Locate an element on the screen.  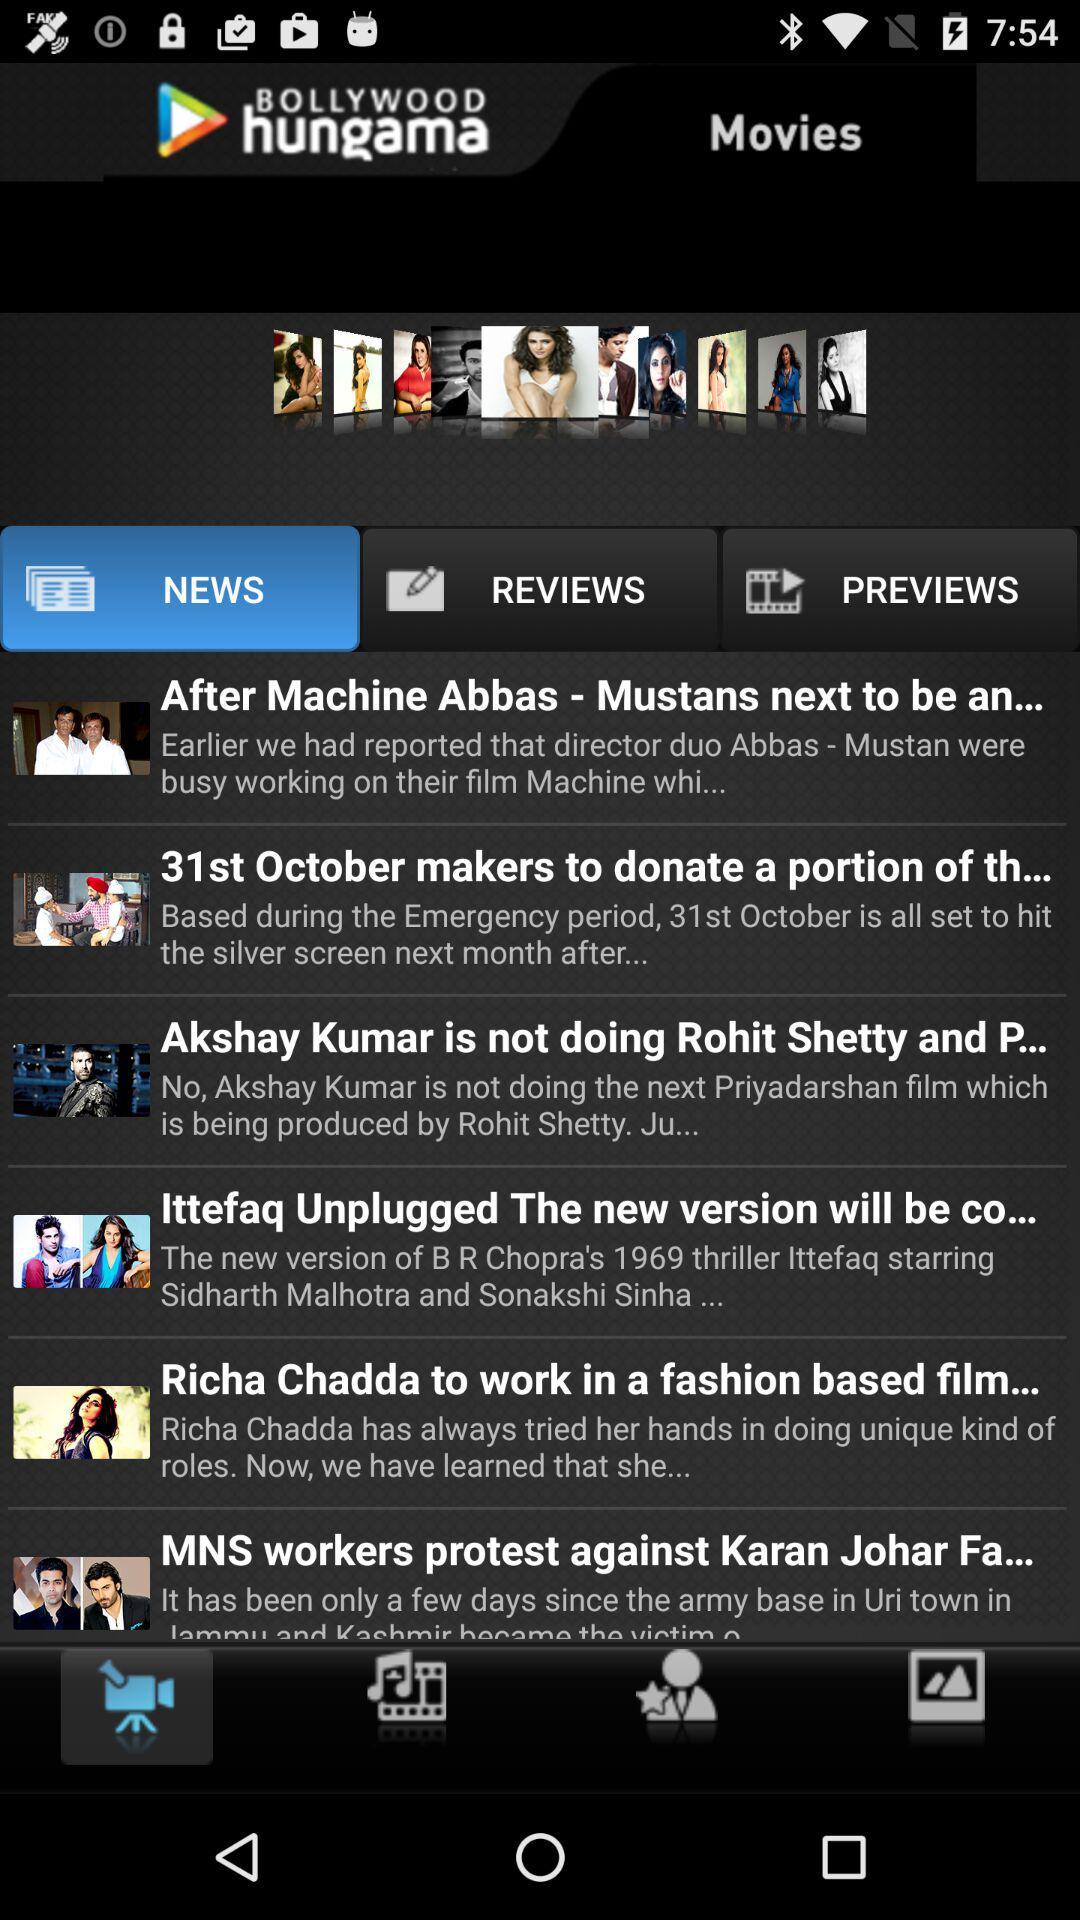
the bookmark icon is located at coordinates (135, 1826).